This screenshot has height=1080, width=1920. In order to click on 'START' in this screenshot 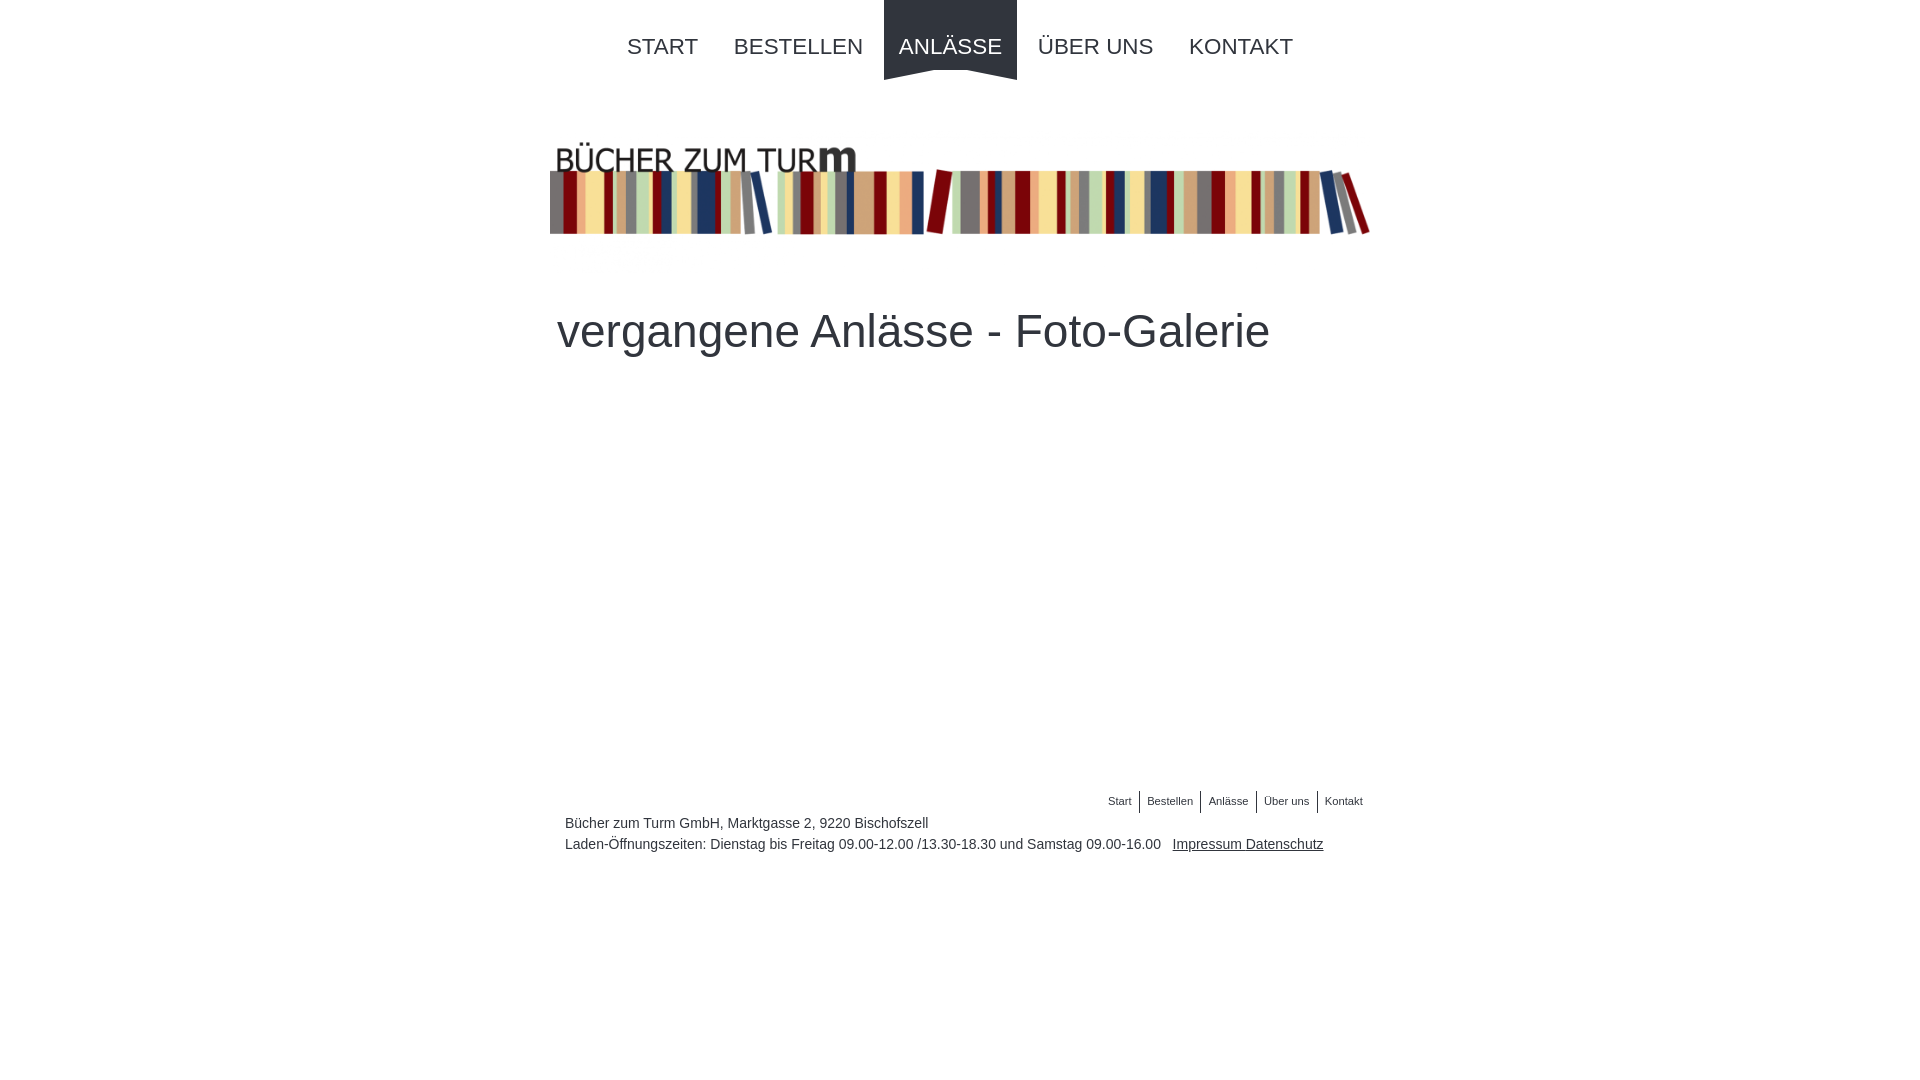, I will do `click(662, 34)`.